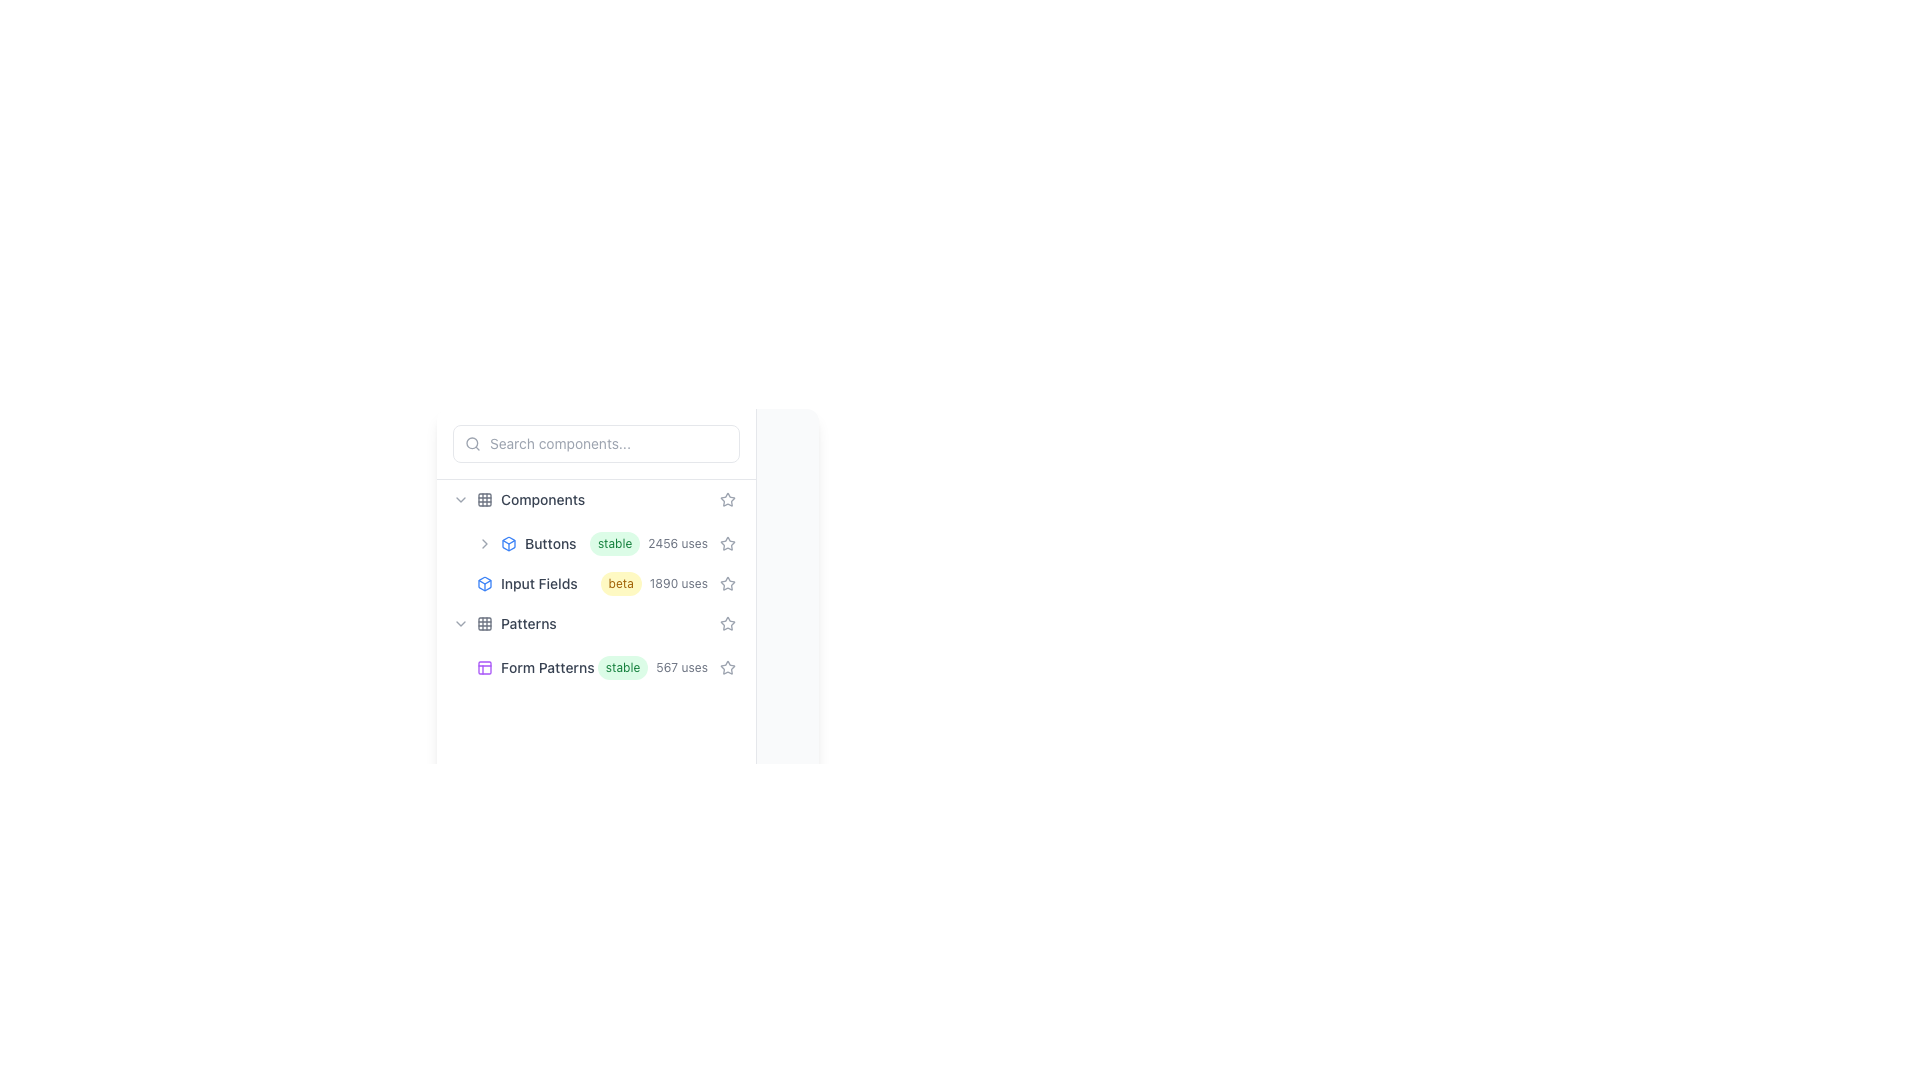 This screenshot has width=1920, height=1080. Describe the element at coordinates (595, 623) in the screenshot. I see `the 'Patterns' navigation button, which is the third item in the vertical list of components in the sidebar, located between 'Input Fields' and 'Form Patterns'` at that location.